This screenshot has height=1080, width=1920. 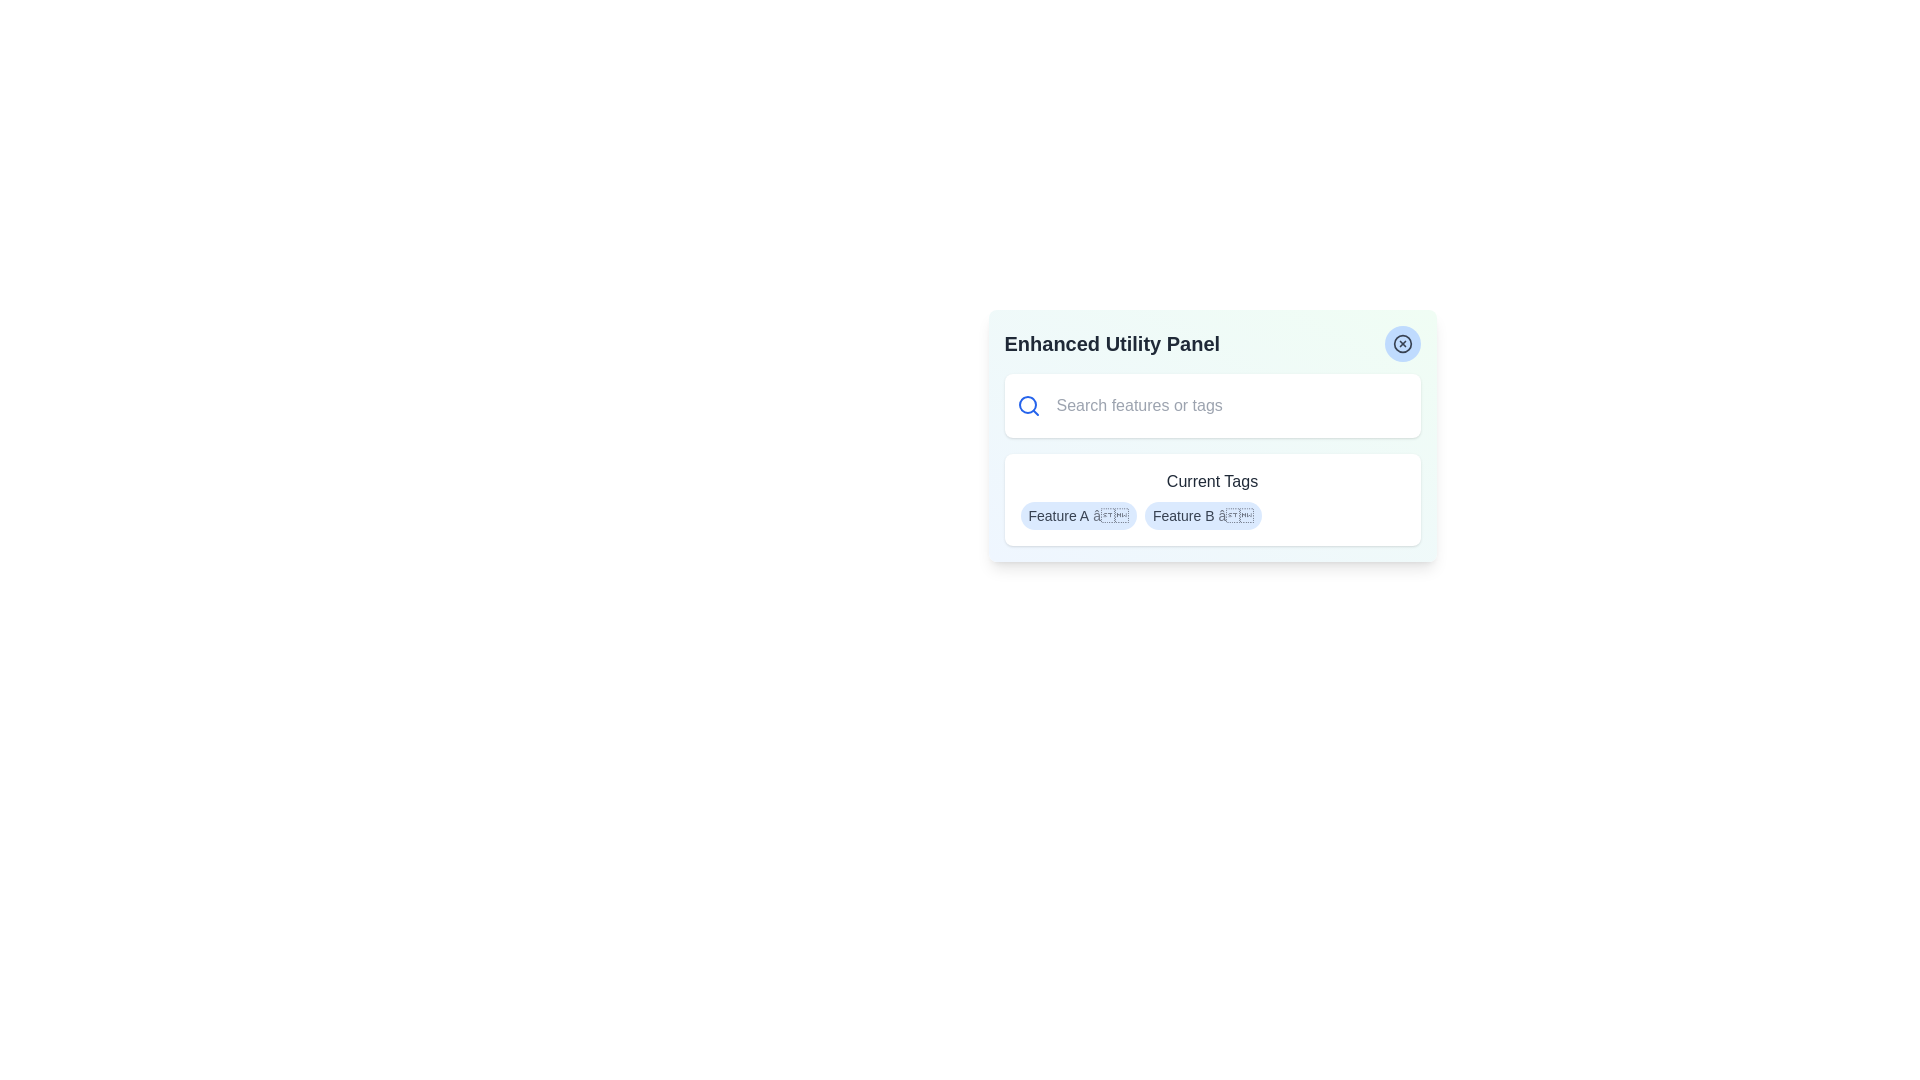 I want to click on the Search input field with a white background and a magnifying glass icon to focus on it, so click(x=1211, y=405).